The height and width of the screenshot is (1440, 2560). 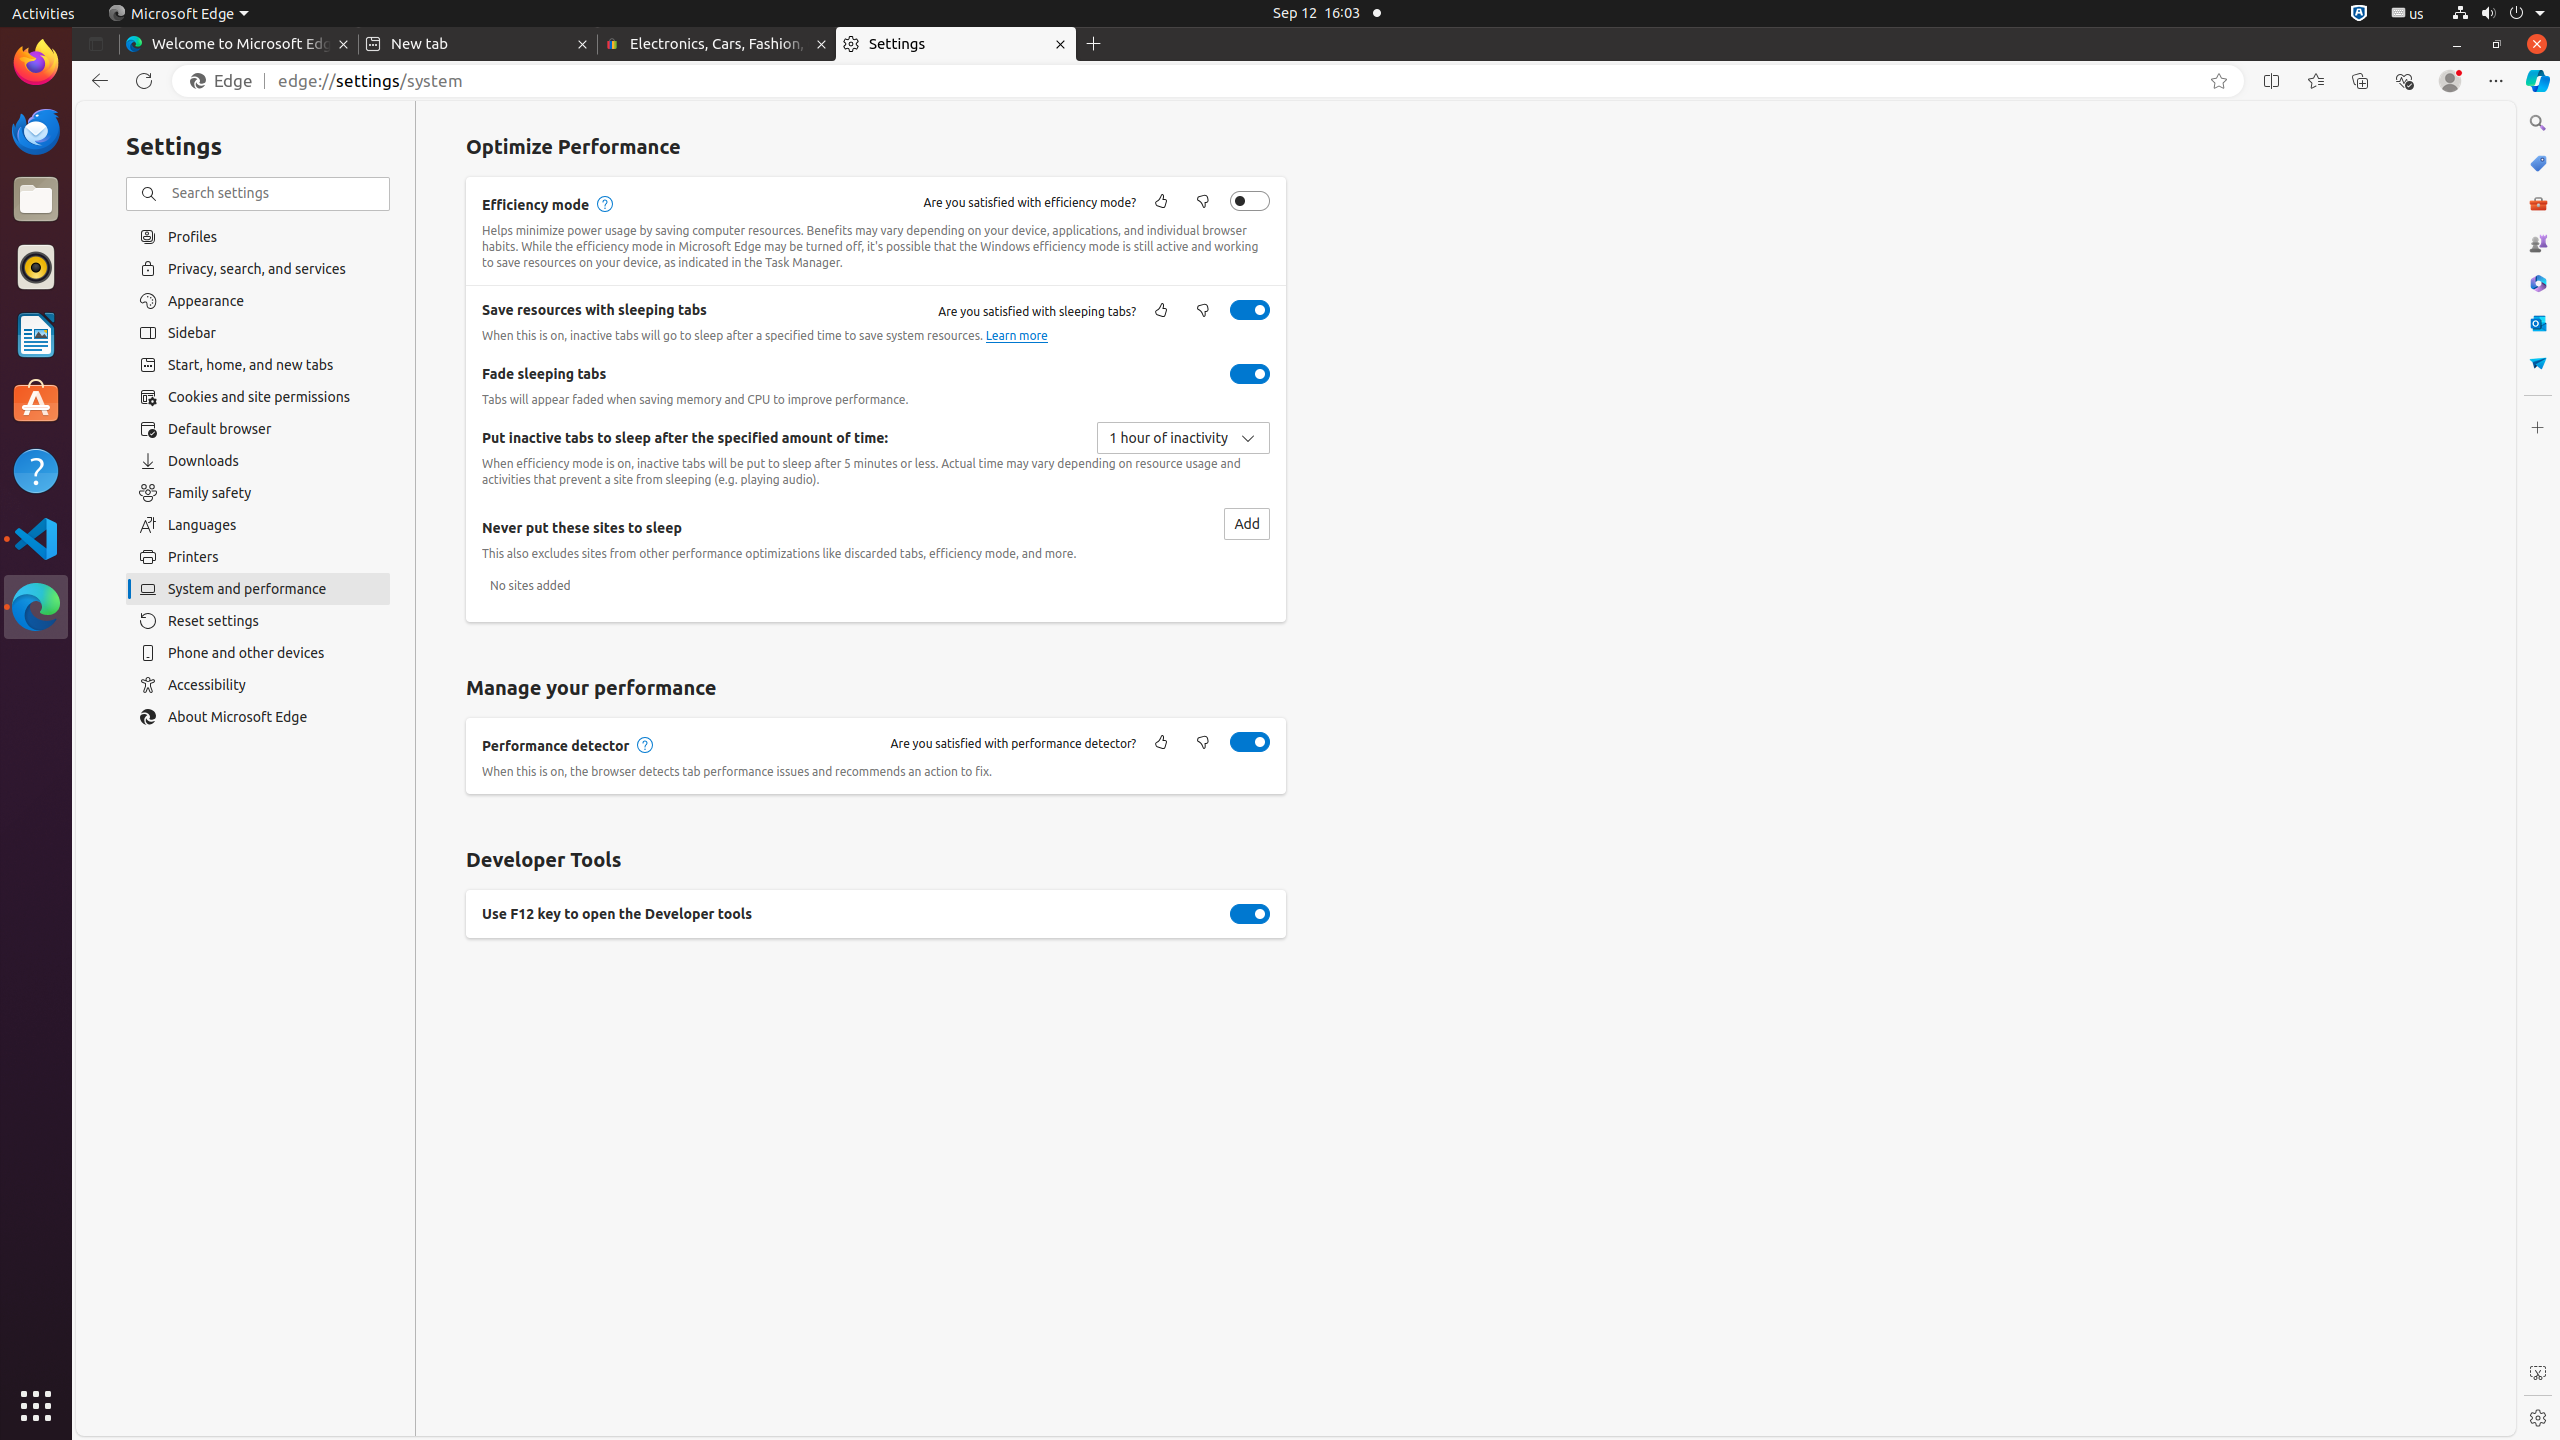 I want to click on 'Settings', so click(x=954, y=43).